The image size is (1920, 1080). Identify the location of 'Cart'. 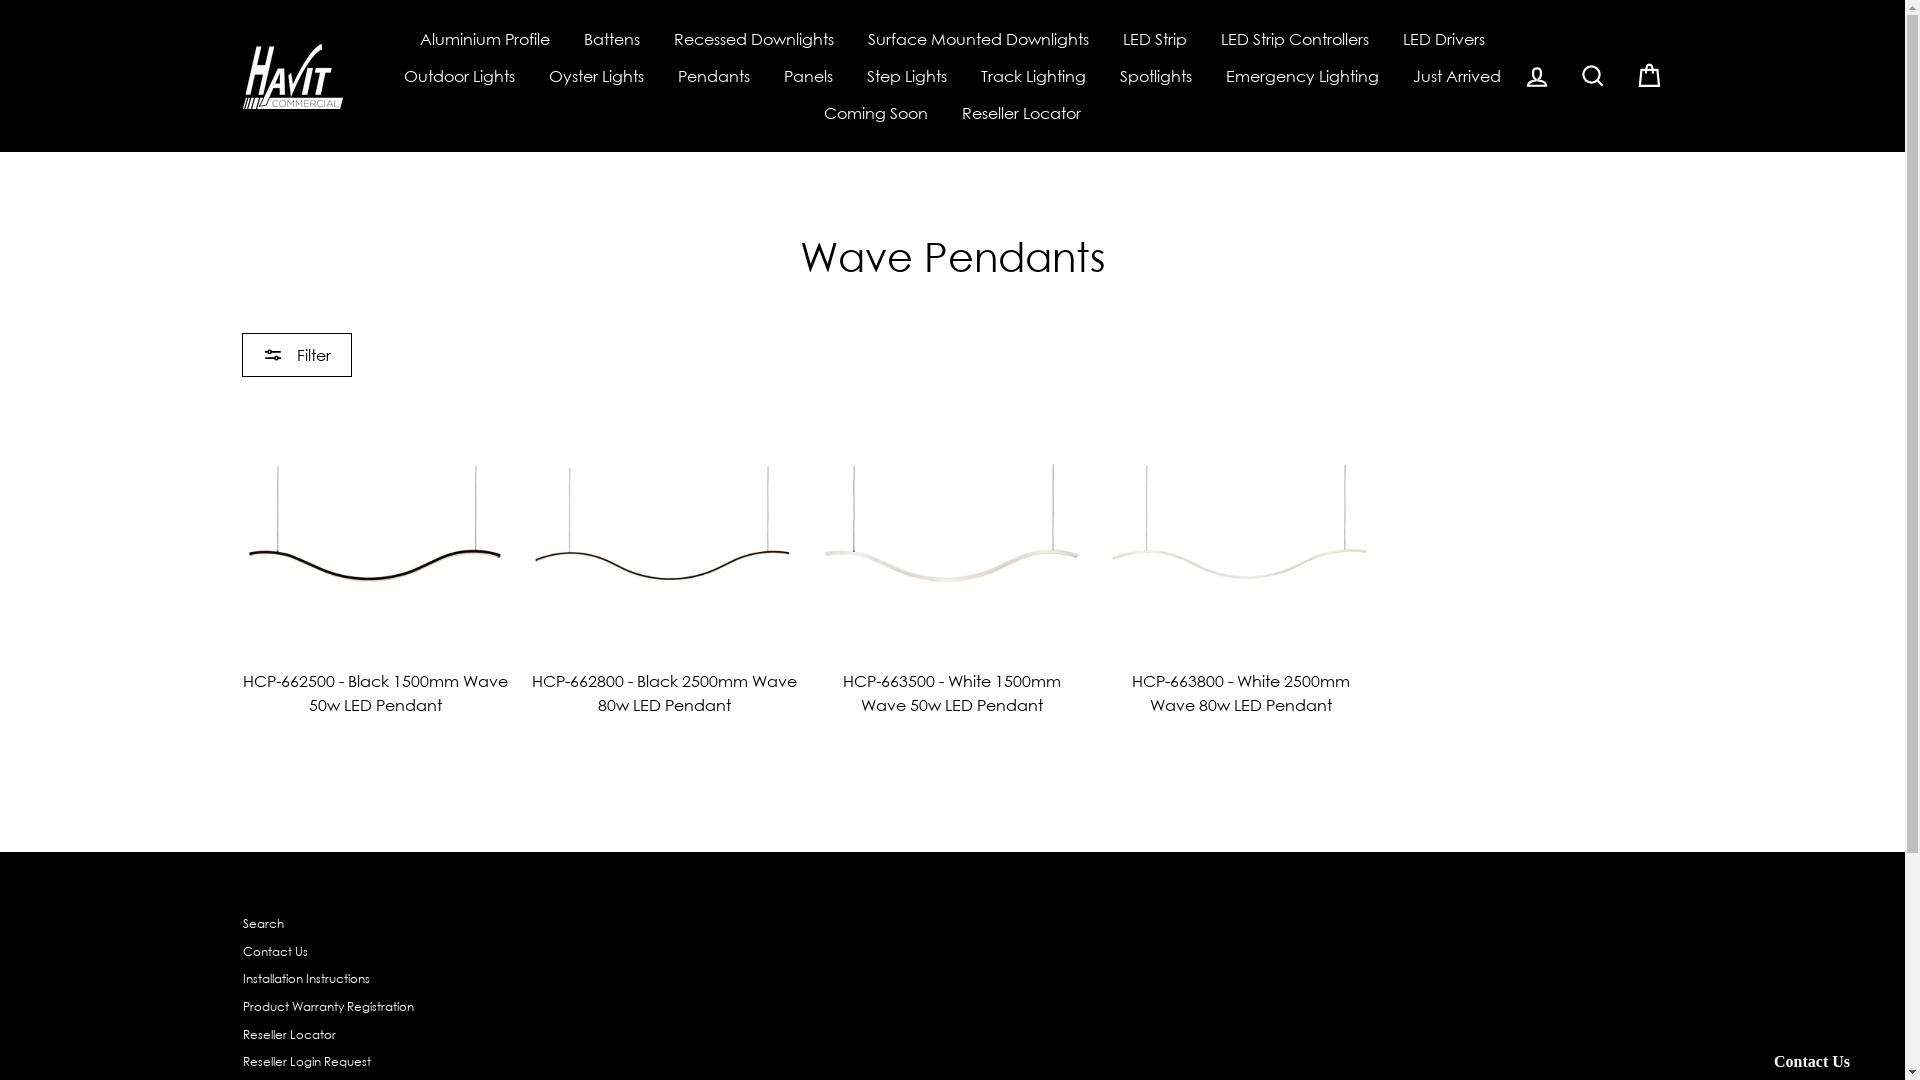
(1647, 75).